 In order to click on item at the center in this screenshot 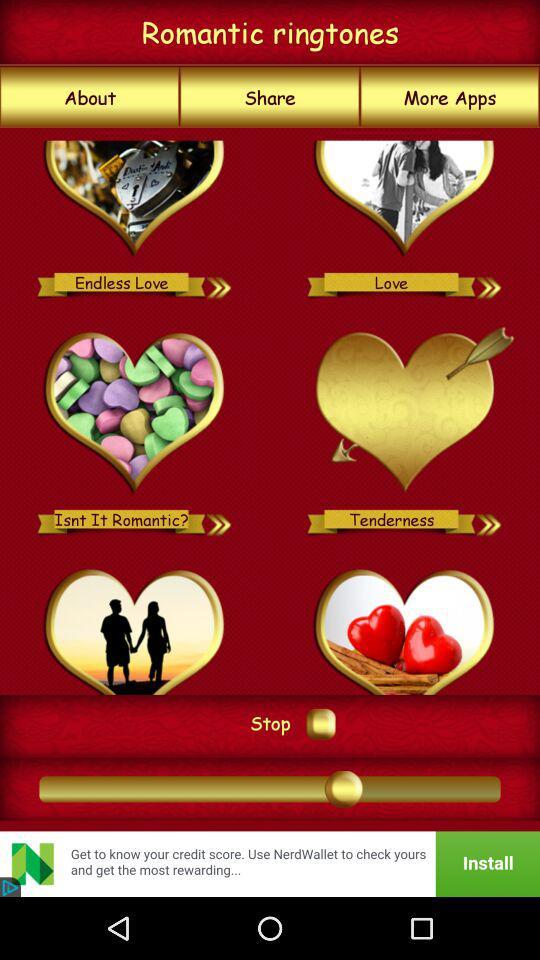, I will do `click(270, 410)`.